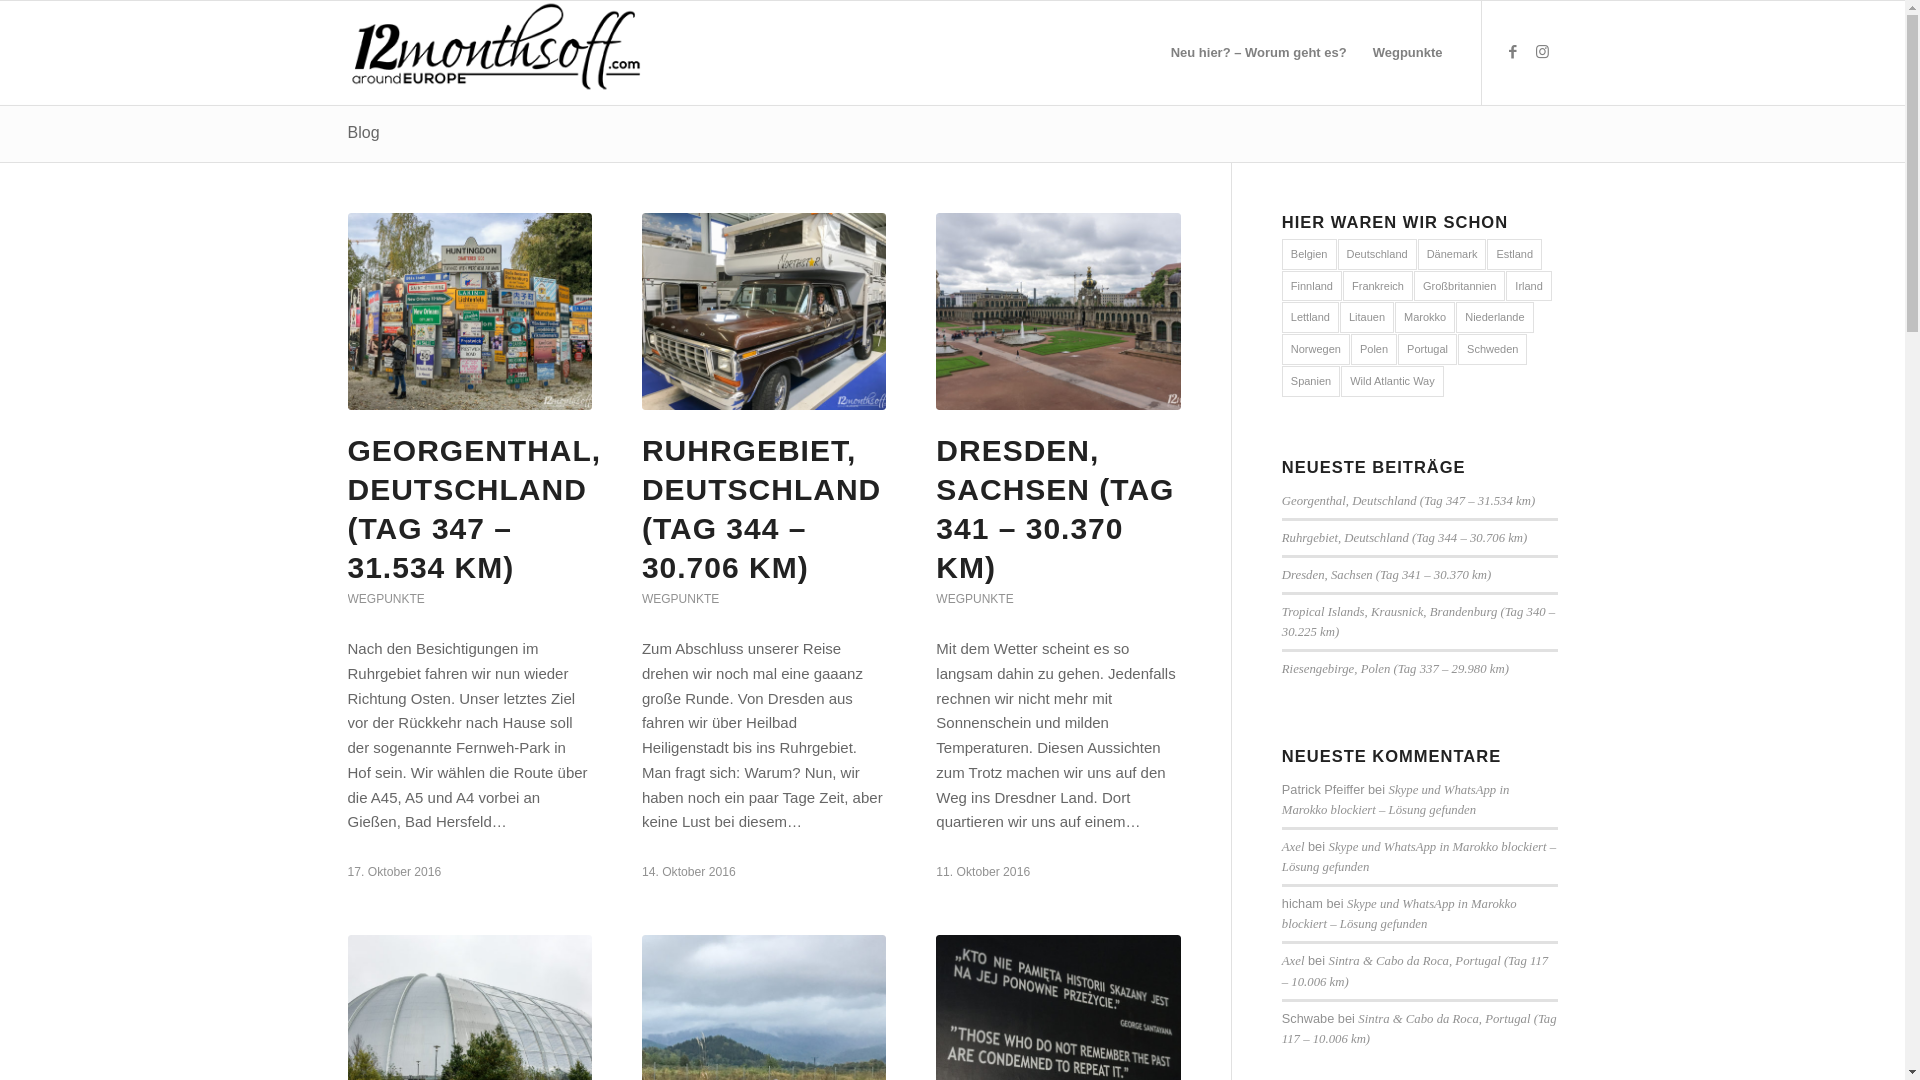  Describe the element at coordinates (1281, 381) in the screenshot. I see `'Spanien'` at that location.